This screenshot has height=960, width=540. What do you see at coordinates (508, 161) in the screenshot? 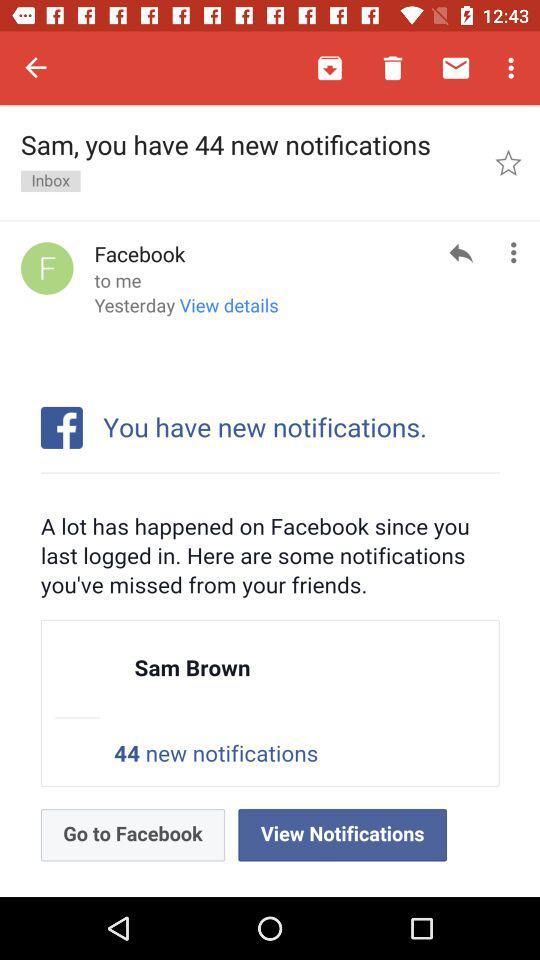
I see `the star icon` at bounding box center [508, 161].